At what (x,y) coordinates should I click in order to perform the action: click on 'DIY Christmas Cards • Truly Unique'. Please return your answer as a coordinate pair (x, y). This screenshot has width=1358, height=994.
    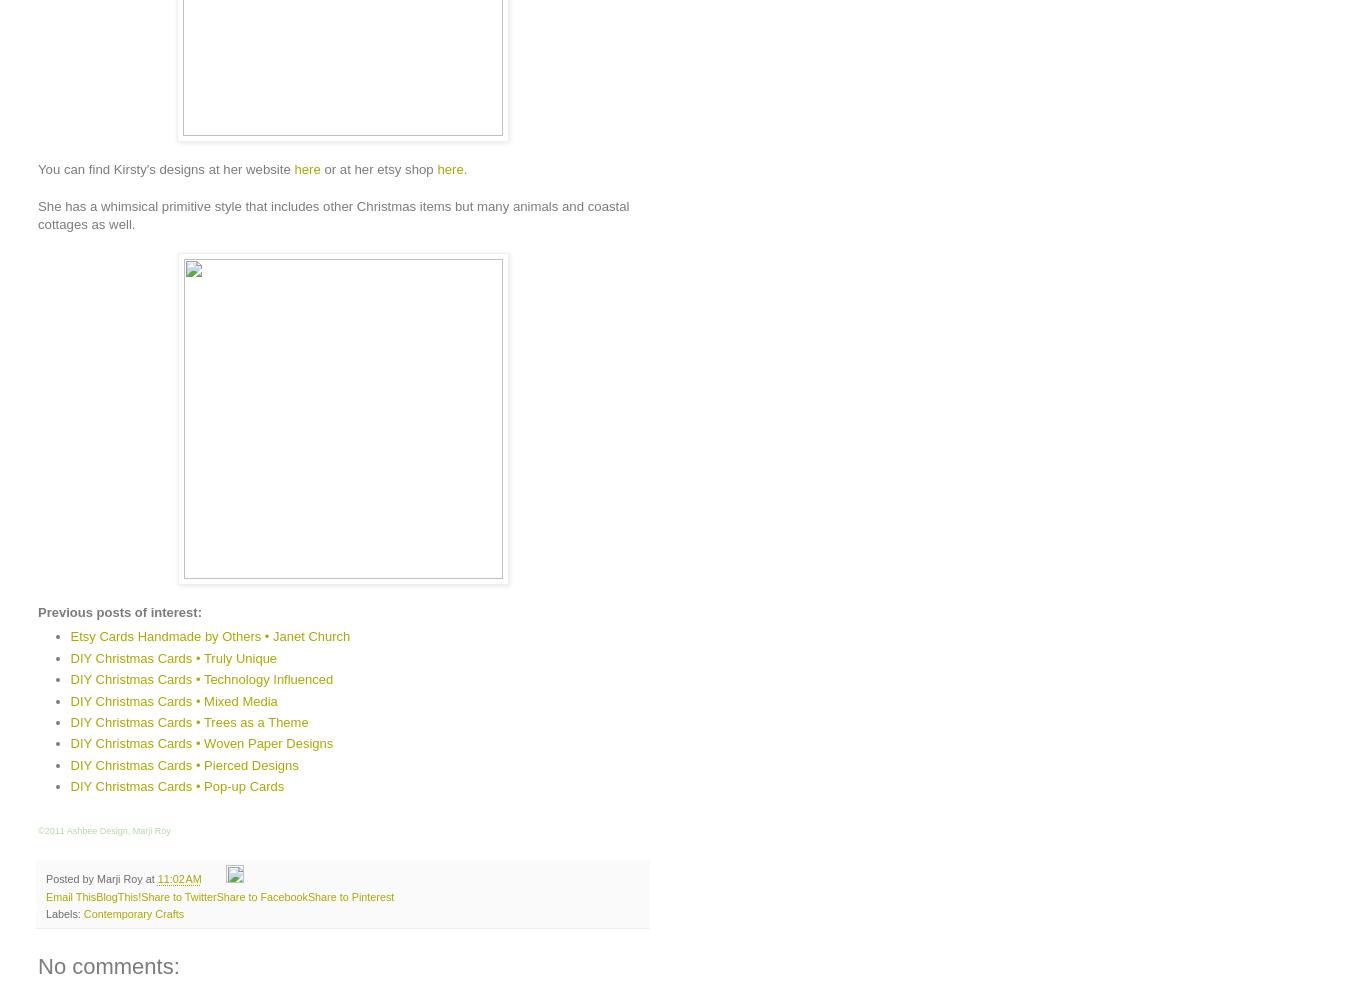
    Looking at the image, I should click on (173, 657).